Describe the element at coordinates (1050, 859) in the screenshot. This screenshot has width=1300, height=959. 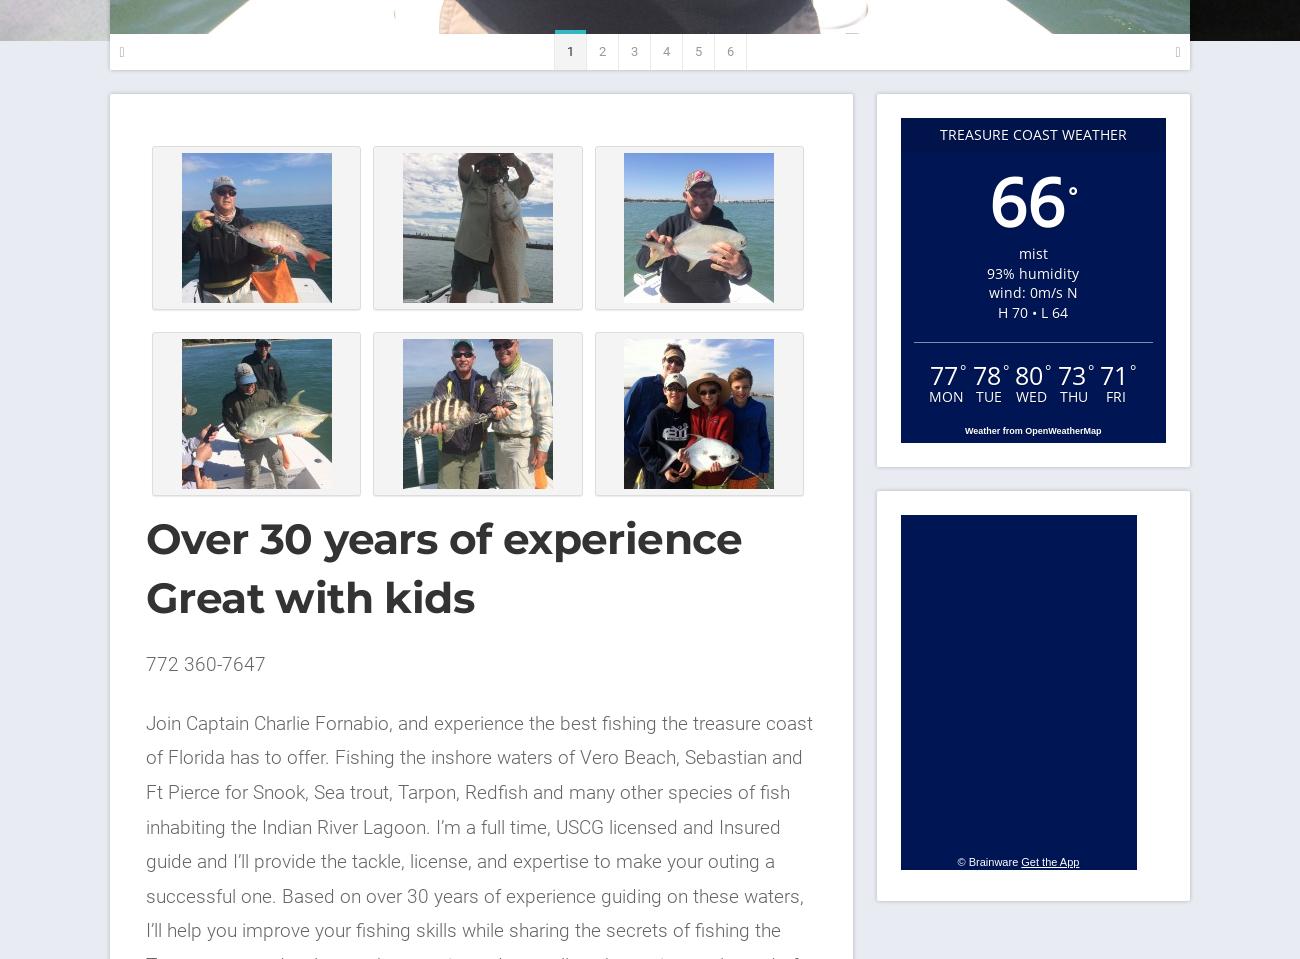
I see `'Get the App'` at that location.